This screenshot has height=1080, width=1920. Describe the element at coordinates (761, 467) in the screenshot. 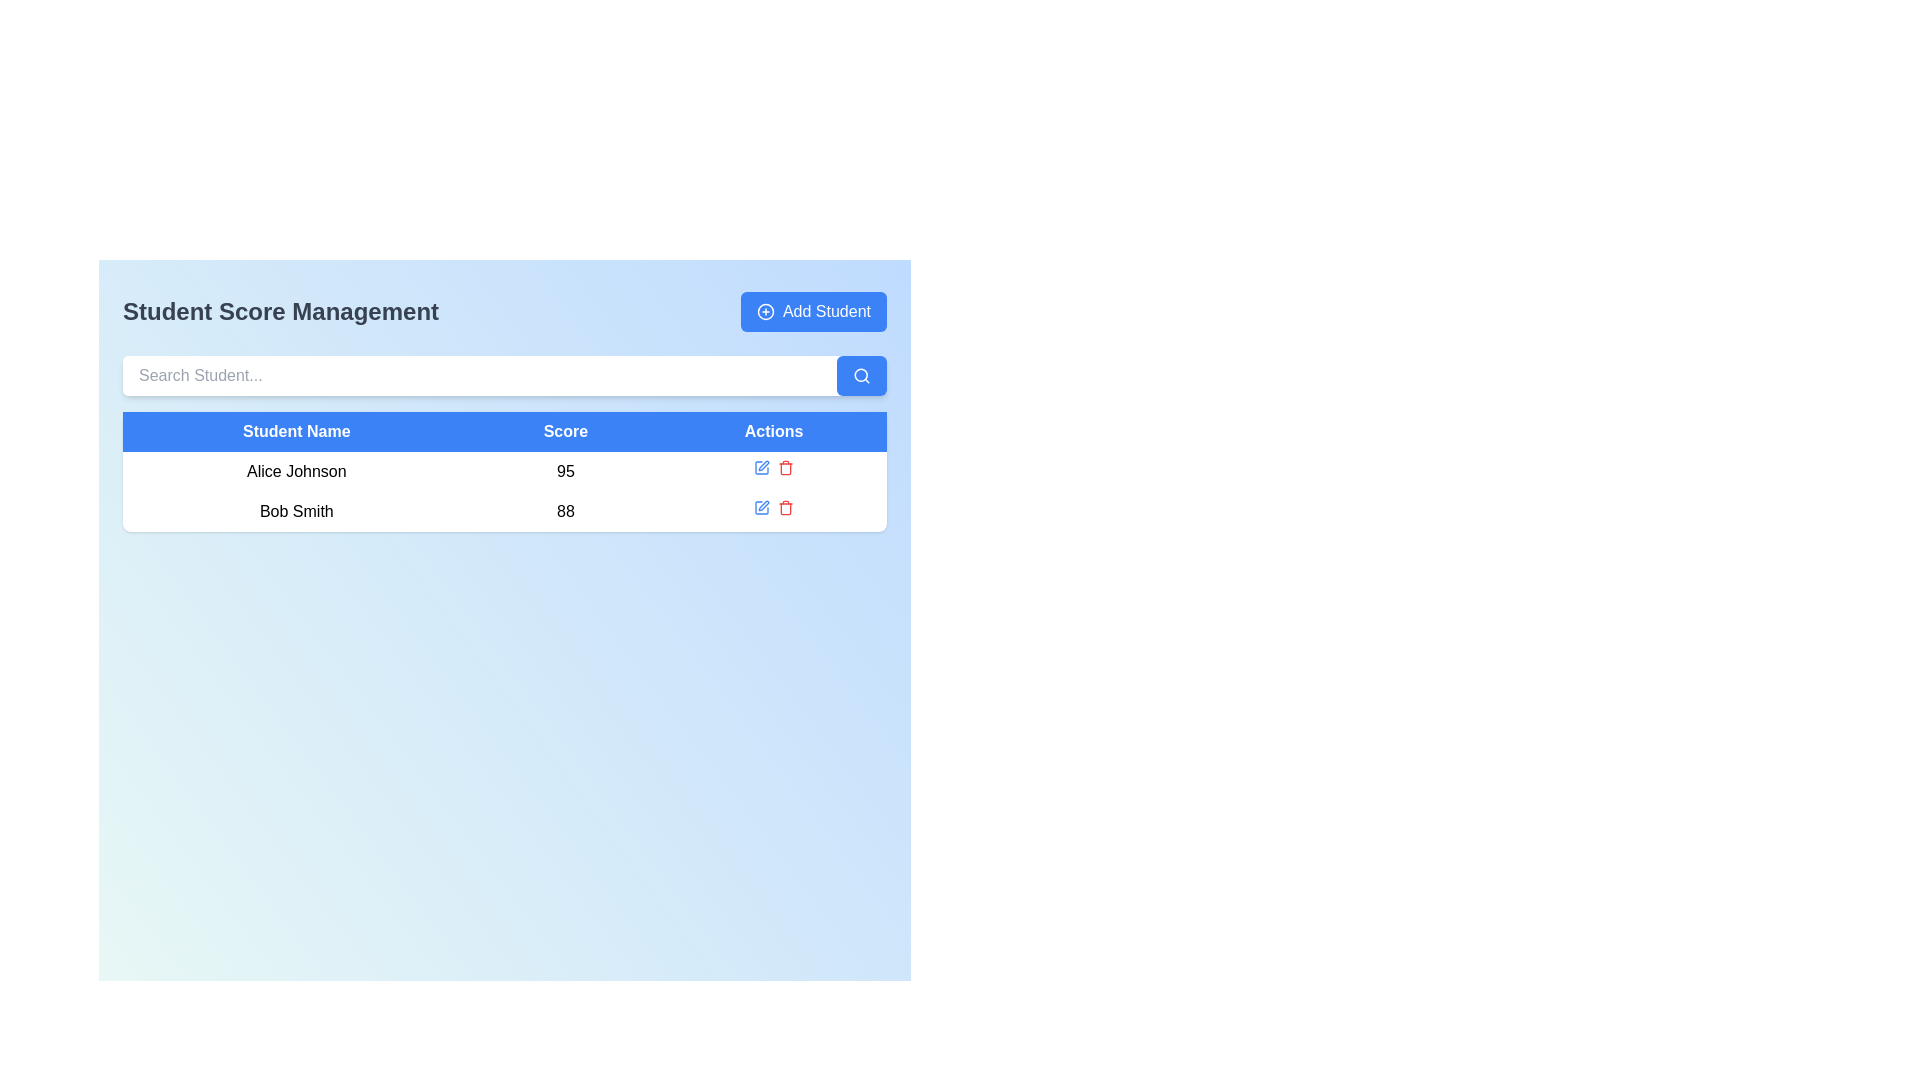

I see `the edit icon button, which is a square-shaped component with a pencil-like icon, located in the 'Actions' column of the second row of the table` at that location.